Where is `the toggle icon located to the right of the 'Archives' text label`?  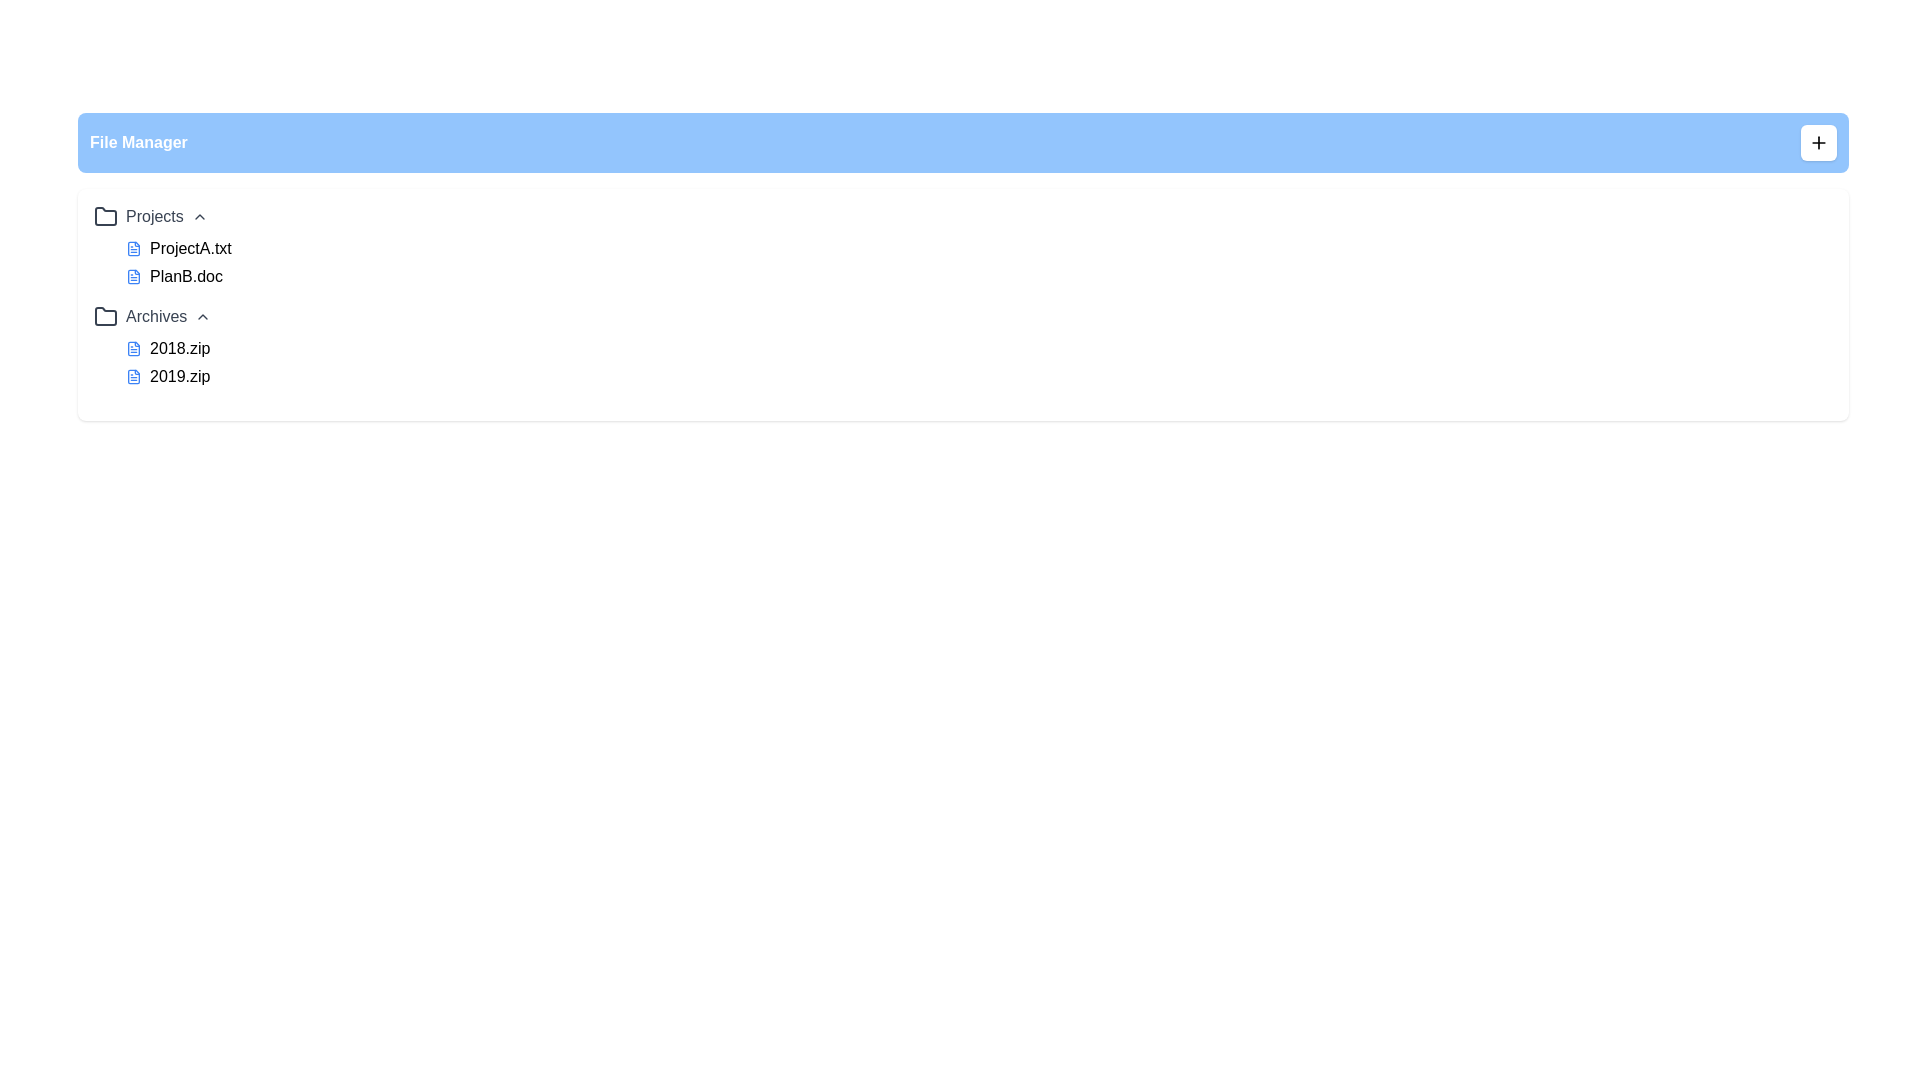
the toggle icon located to the right of the 'Archives' text label is located at coordinates (203, 315).